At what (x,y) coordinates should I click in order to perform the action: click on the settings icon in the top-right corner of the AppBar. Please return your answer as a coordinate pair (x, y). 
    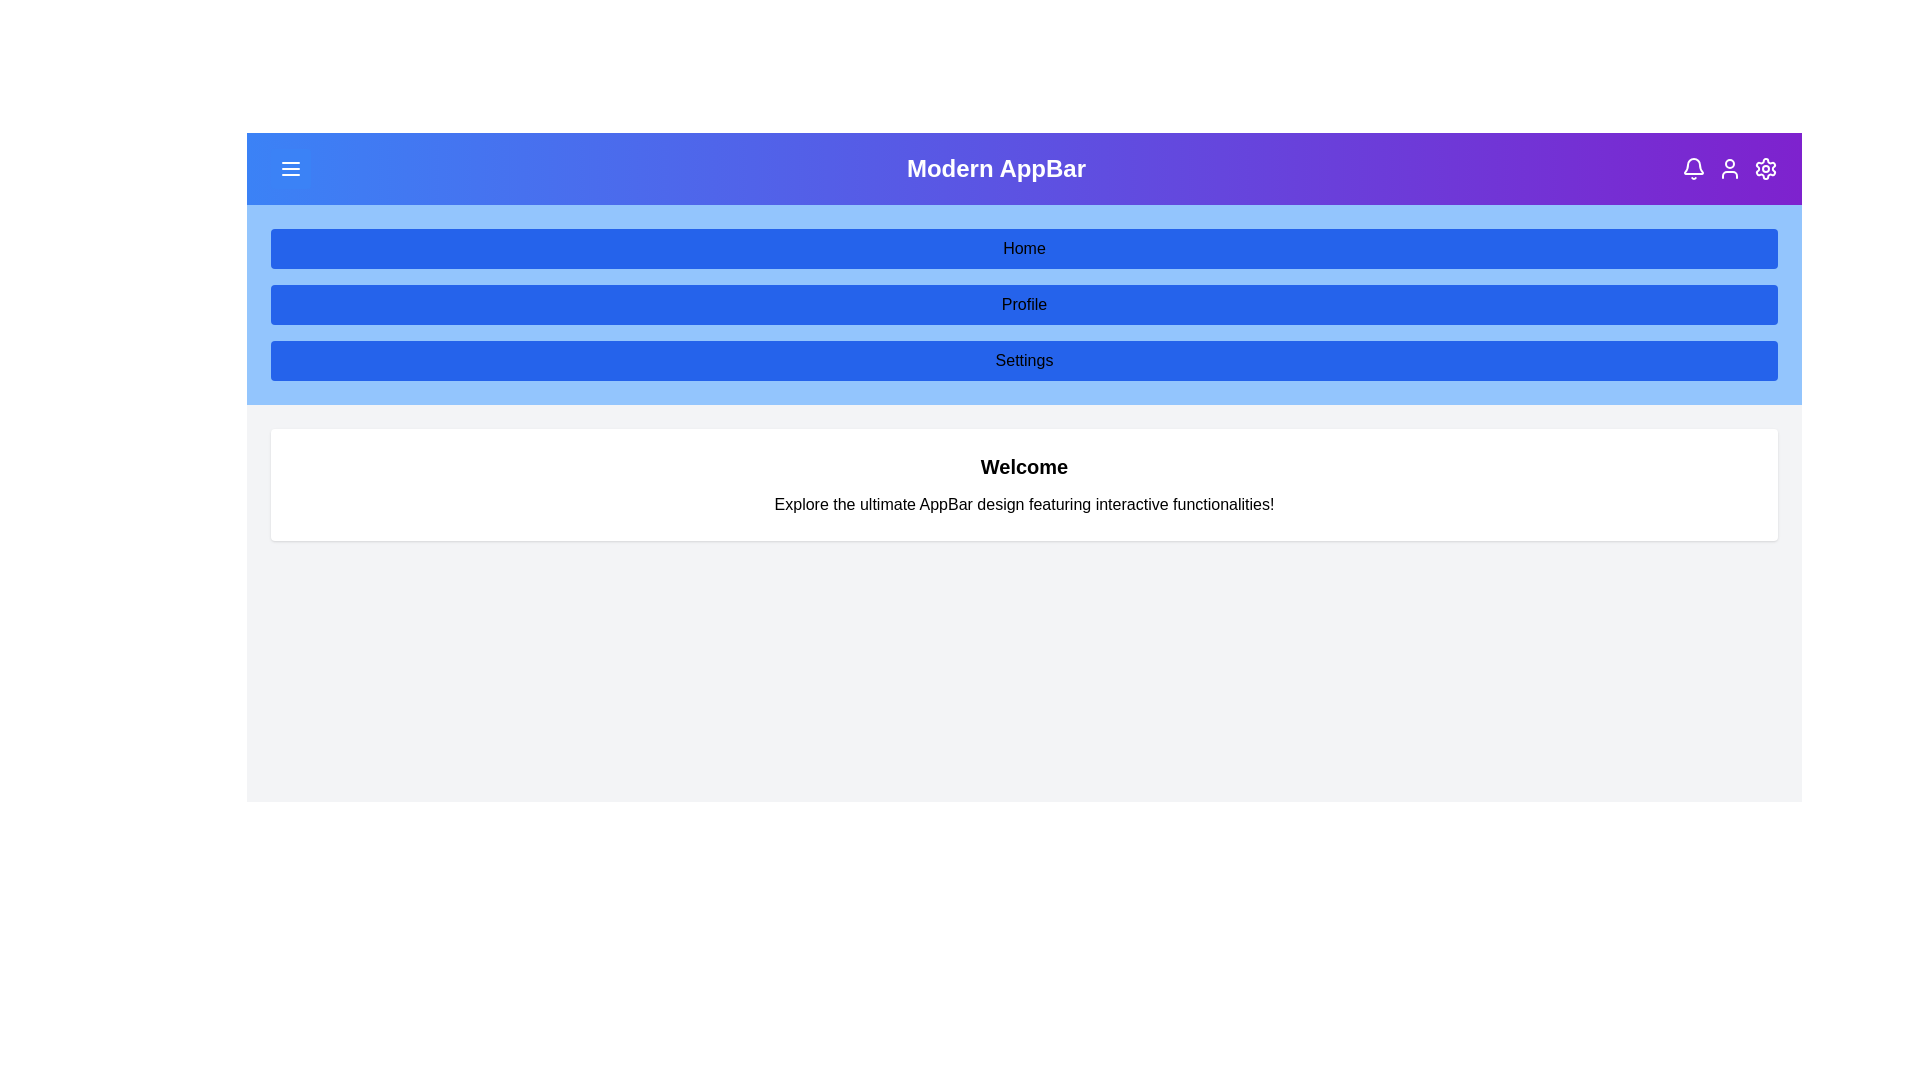
    Looking at the image, I should click on (1766, 168).